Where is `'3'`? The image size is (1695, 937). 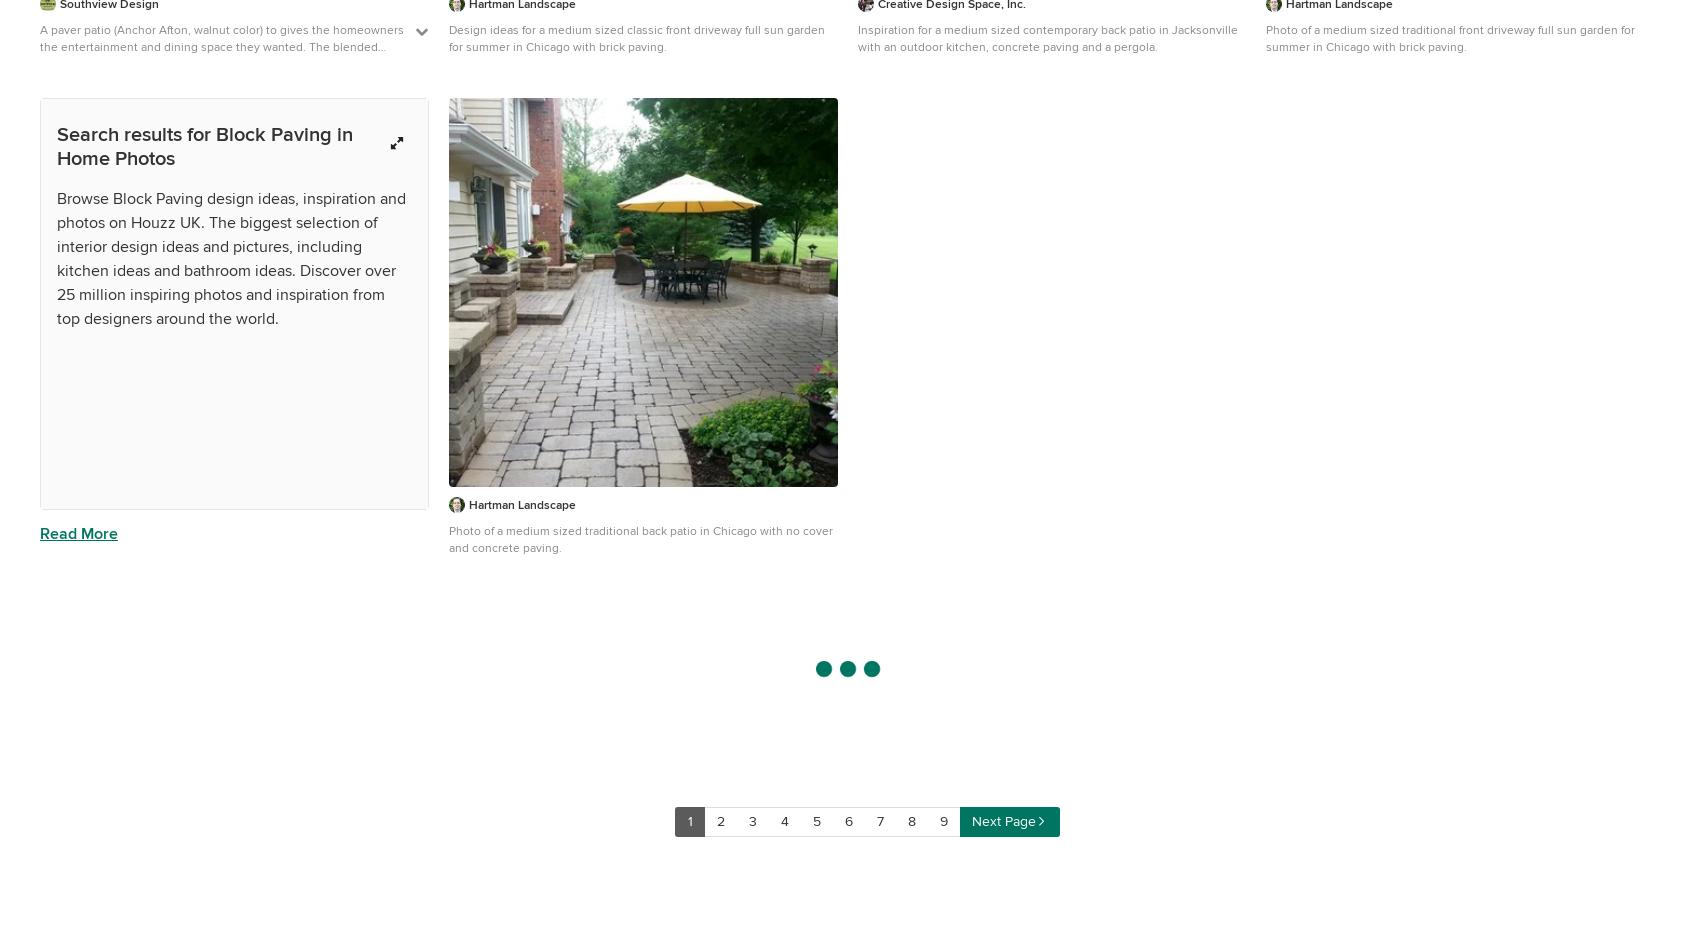
'3' is located at coordinates (751, 819).